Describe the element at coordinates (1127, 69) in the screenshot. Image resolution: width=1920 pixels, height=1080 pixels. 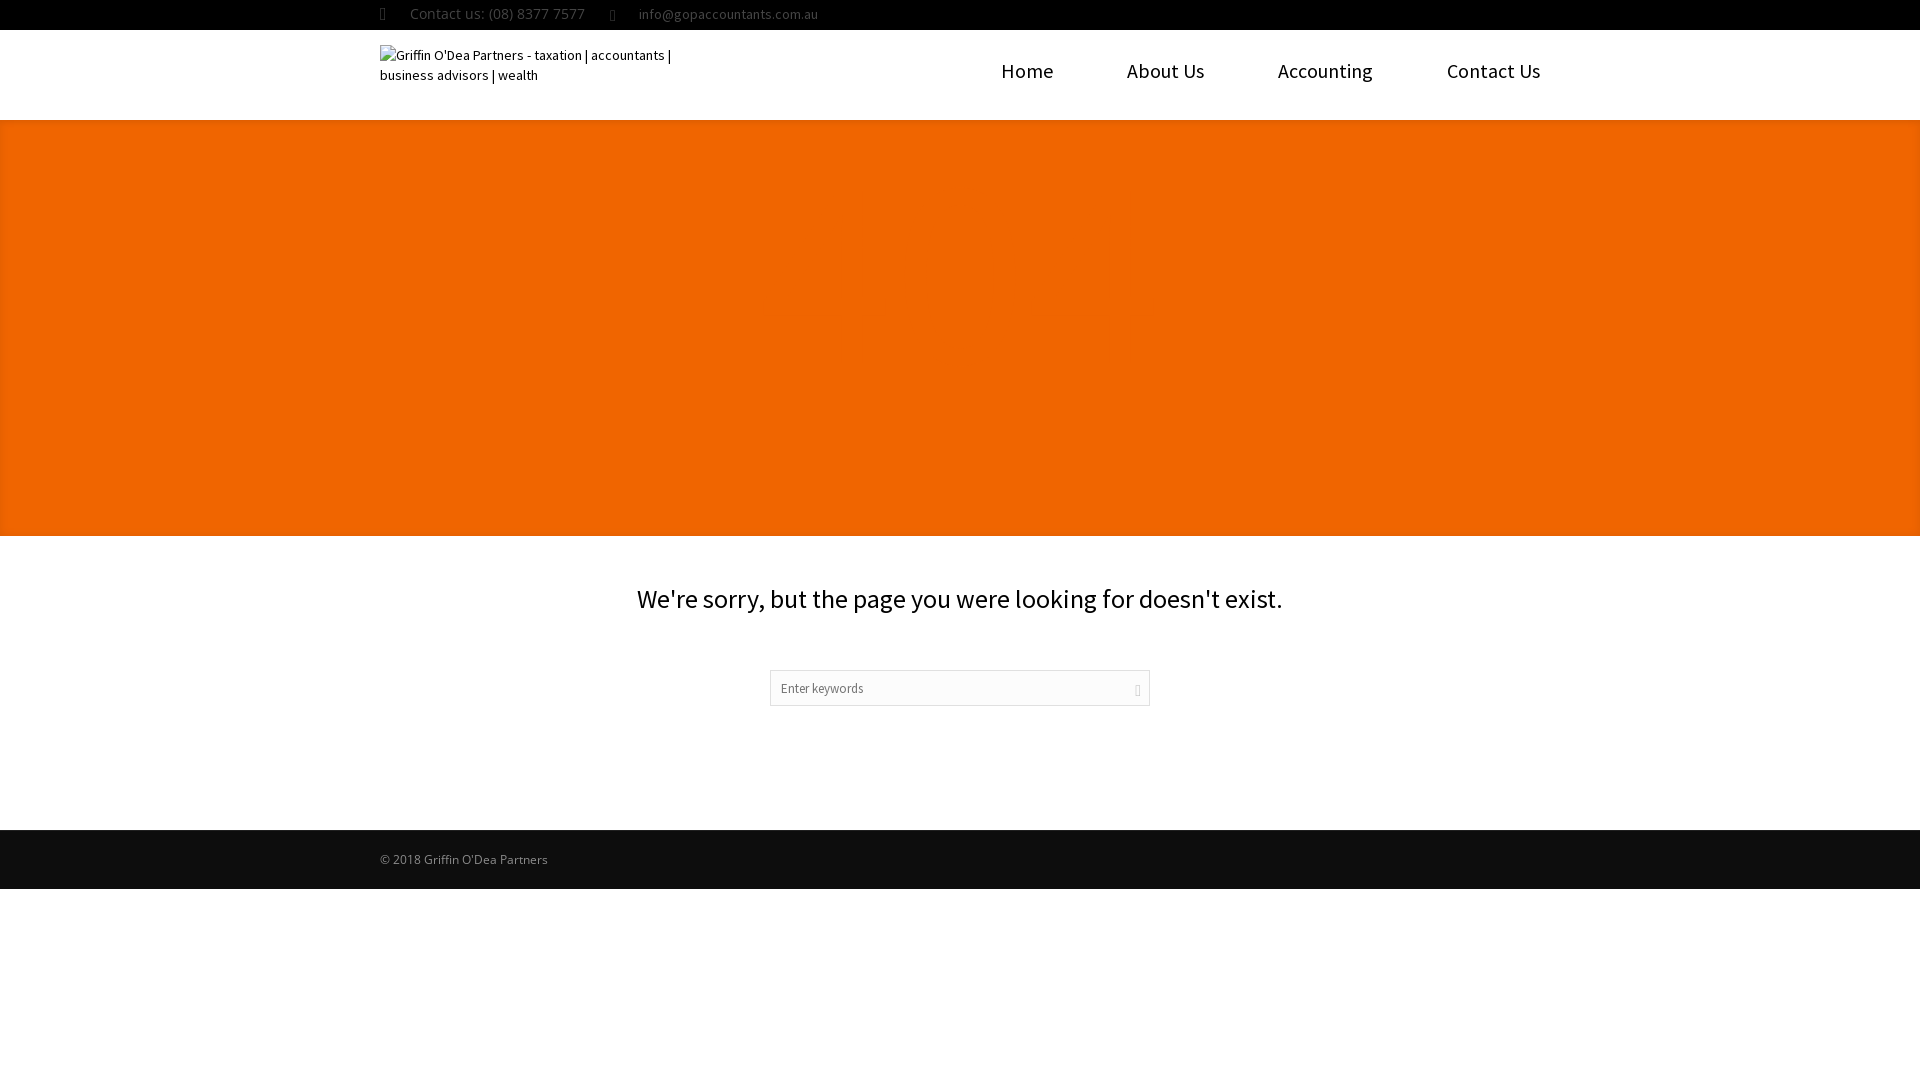
I see `'About Us'` at that location.